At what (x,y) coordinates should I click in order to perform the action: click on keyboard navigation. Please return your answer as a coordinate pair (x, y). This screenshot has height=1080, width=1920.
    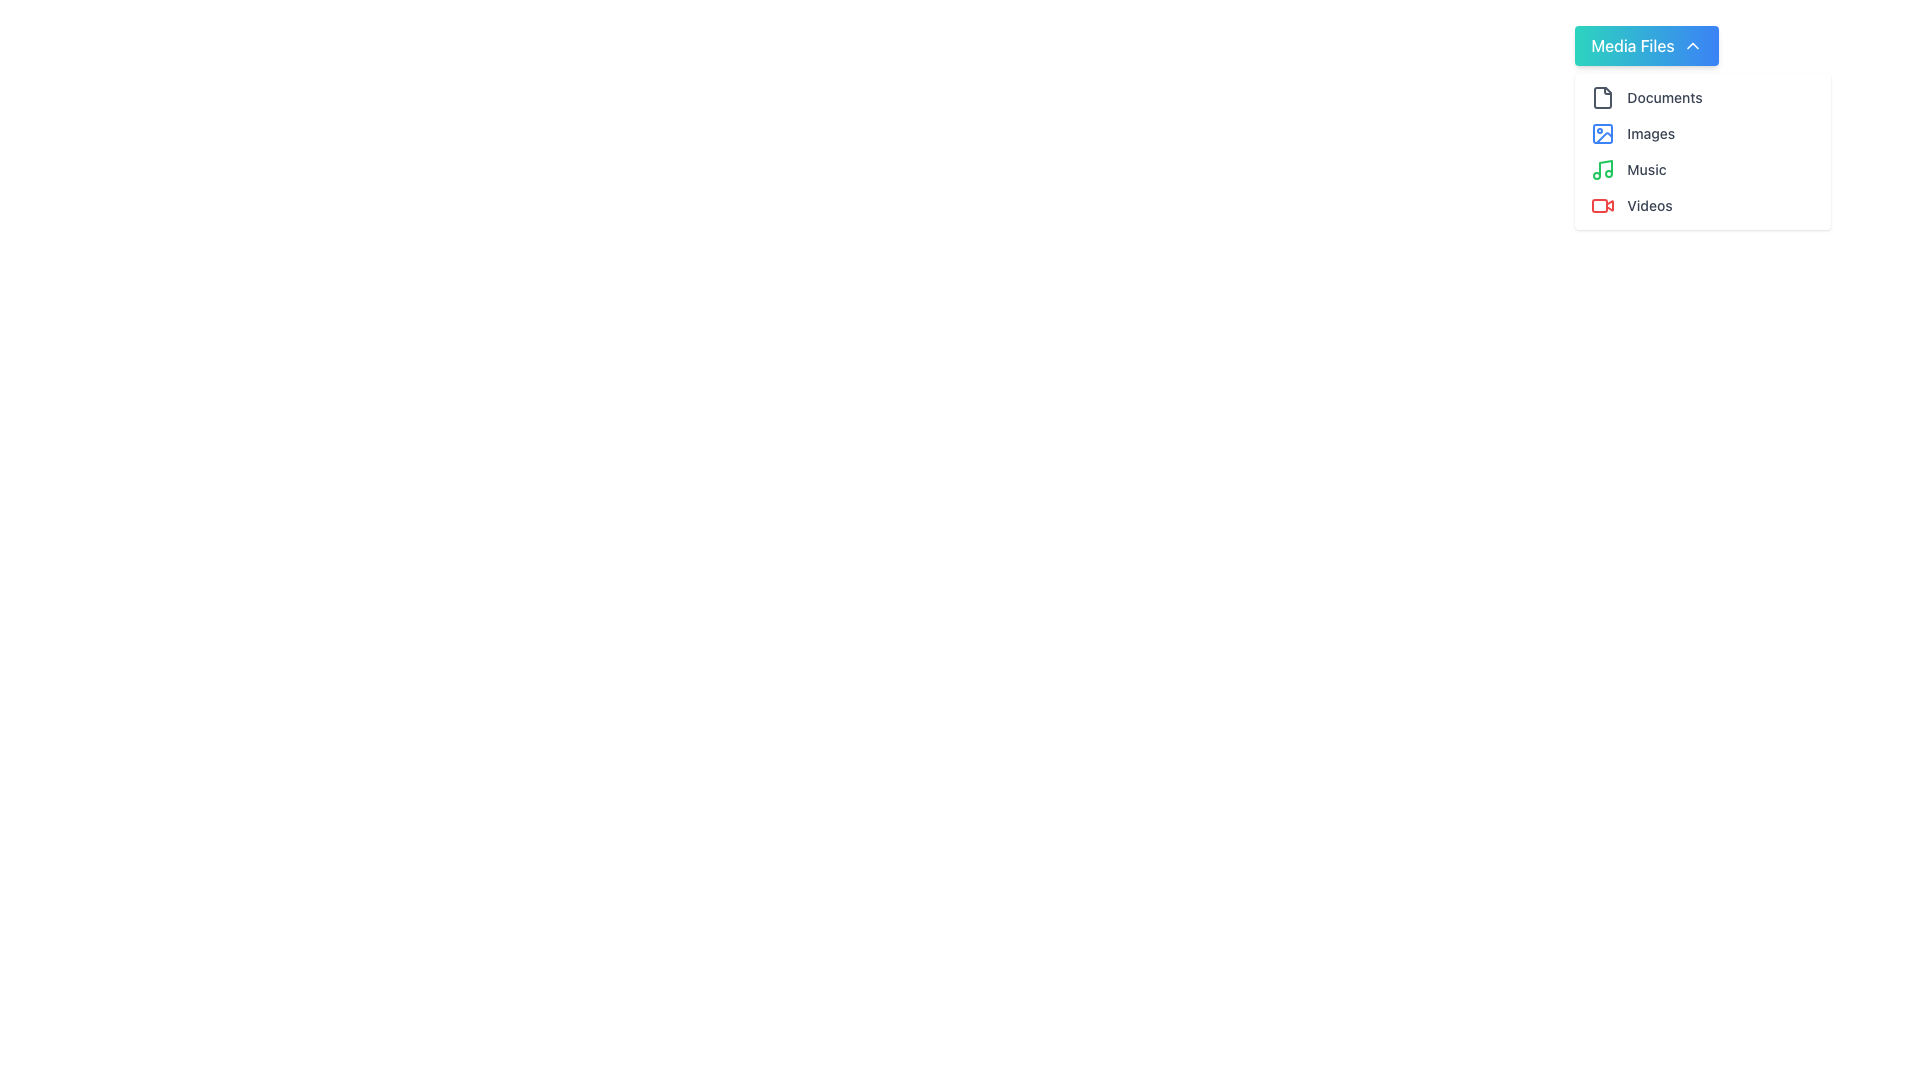
    Looking at the image, I should click on (1702, 134).